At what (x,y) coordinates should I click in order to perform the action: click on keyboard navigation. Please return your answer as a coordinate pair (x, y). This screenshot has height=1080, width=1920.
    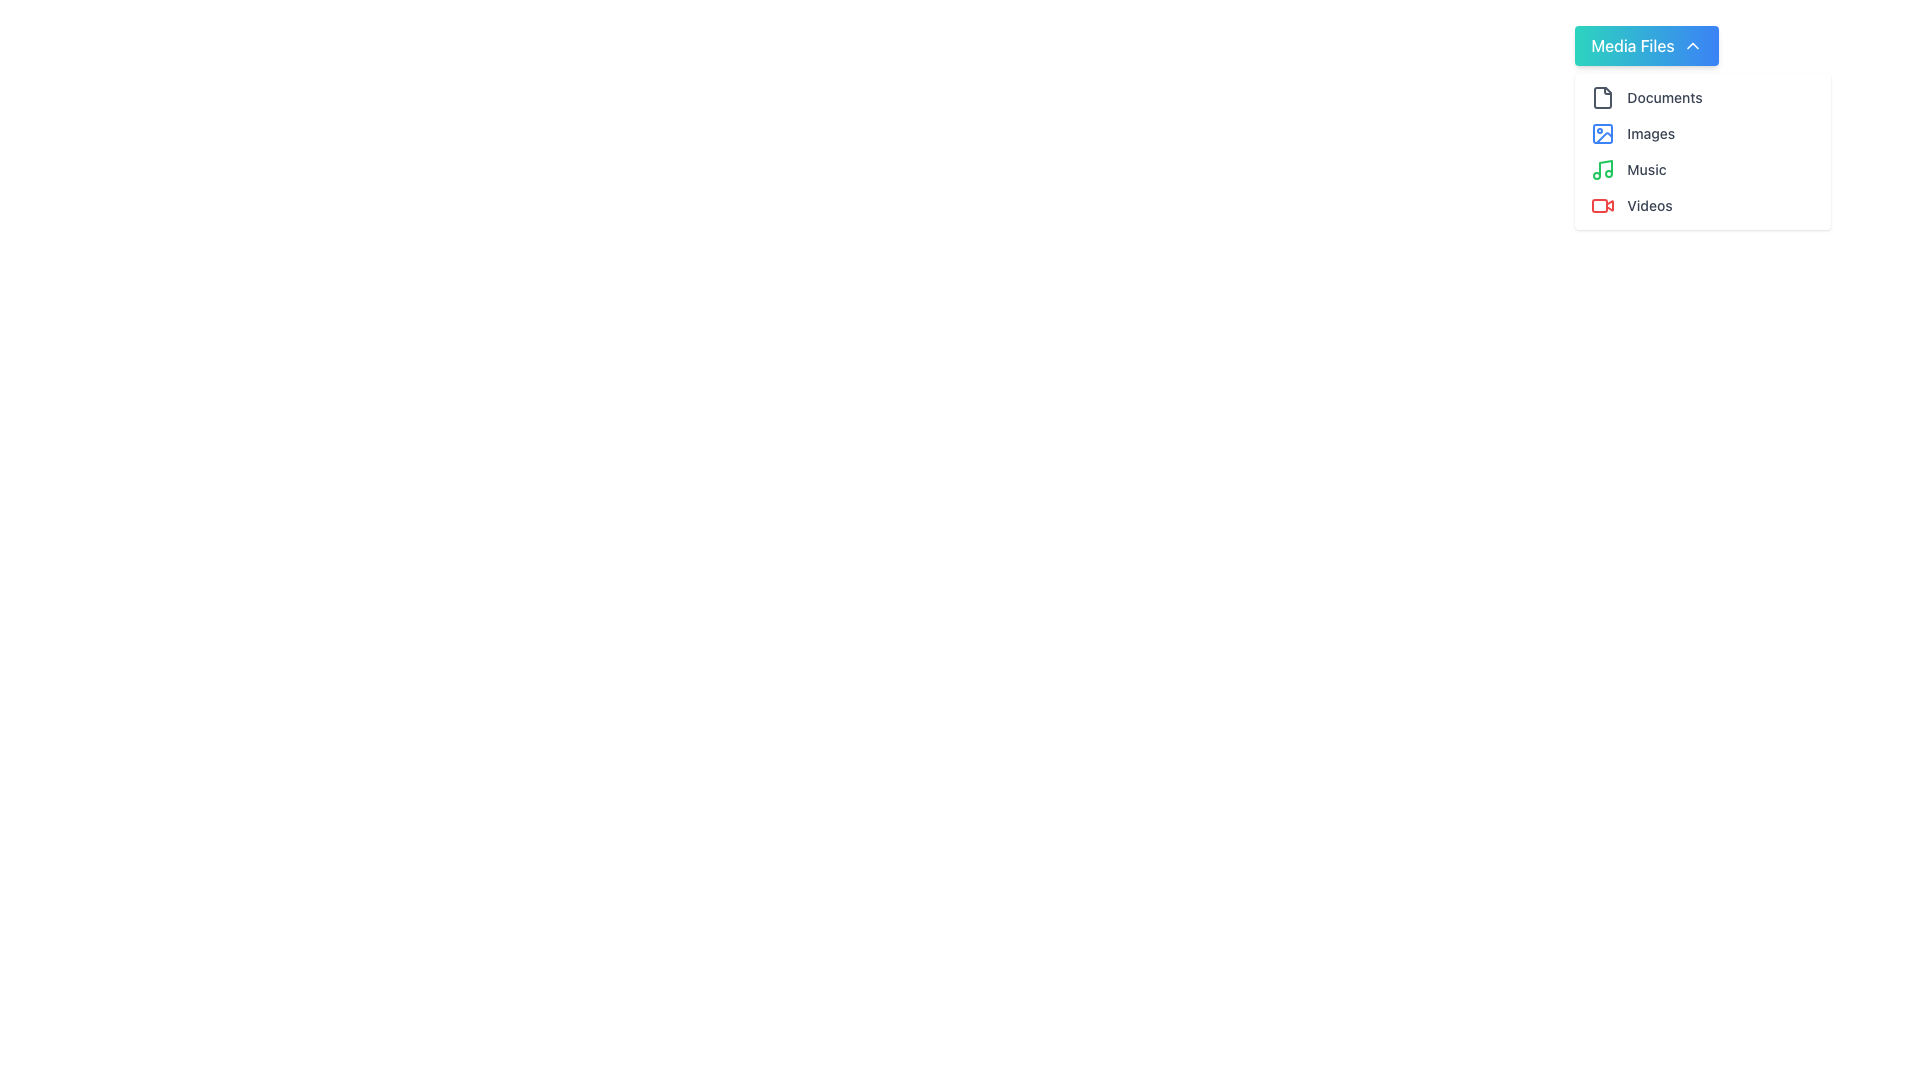
    Looking at the image, I should click on (1702, 134).